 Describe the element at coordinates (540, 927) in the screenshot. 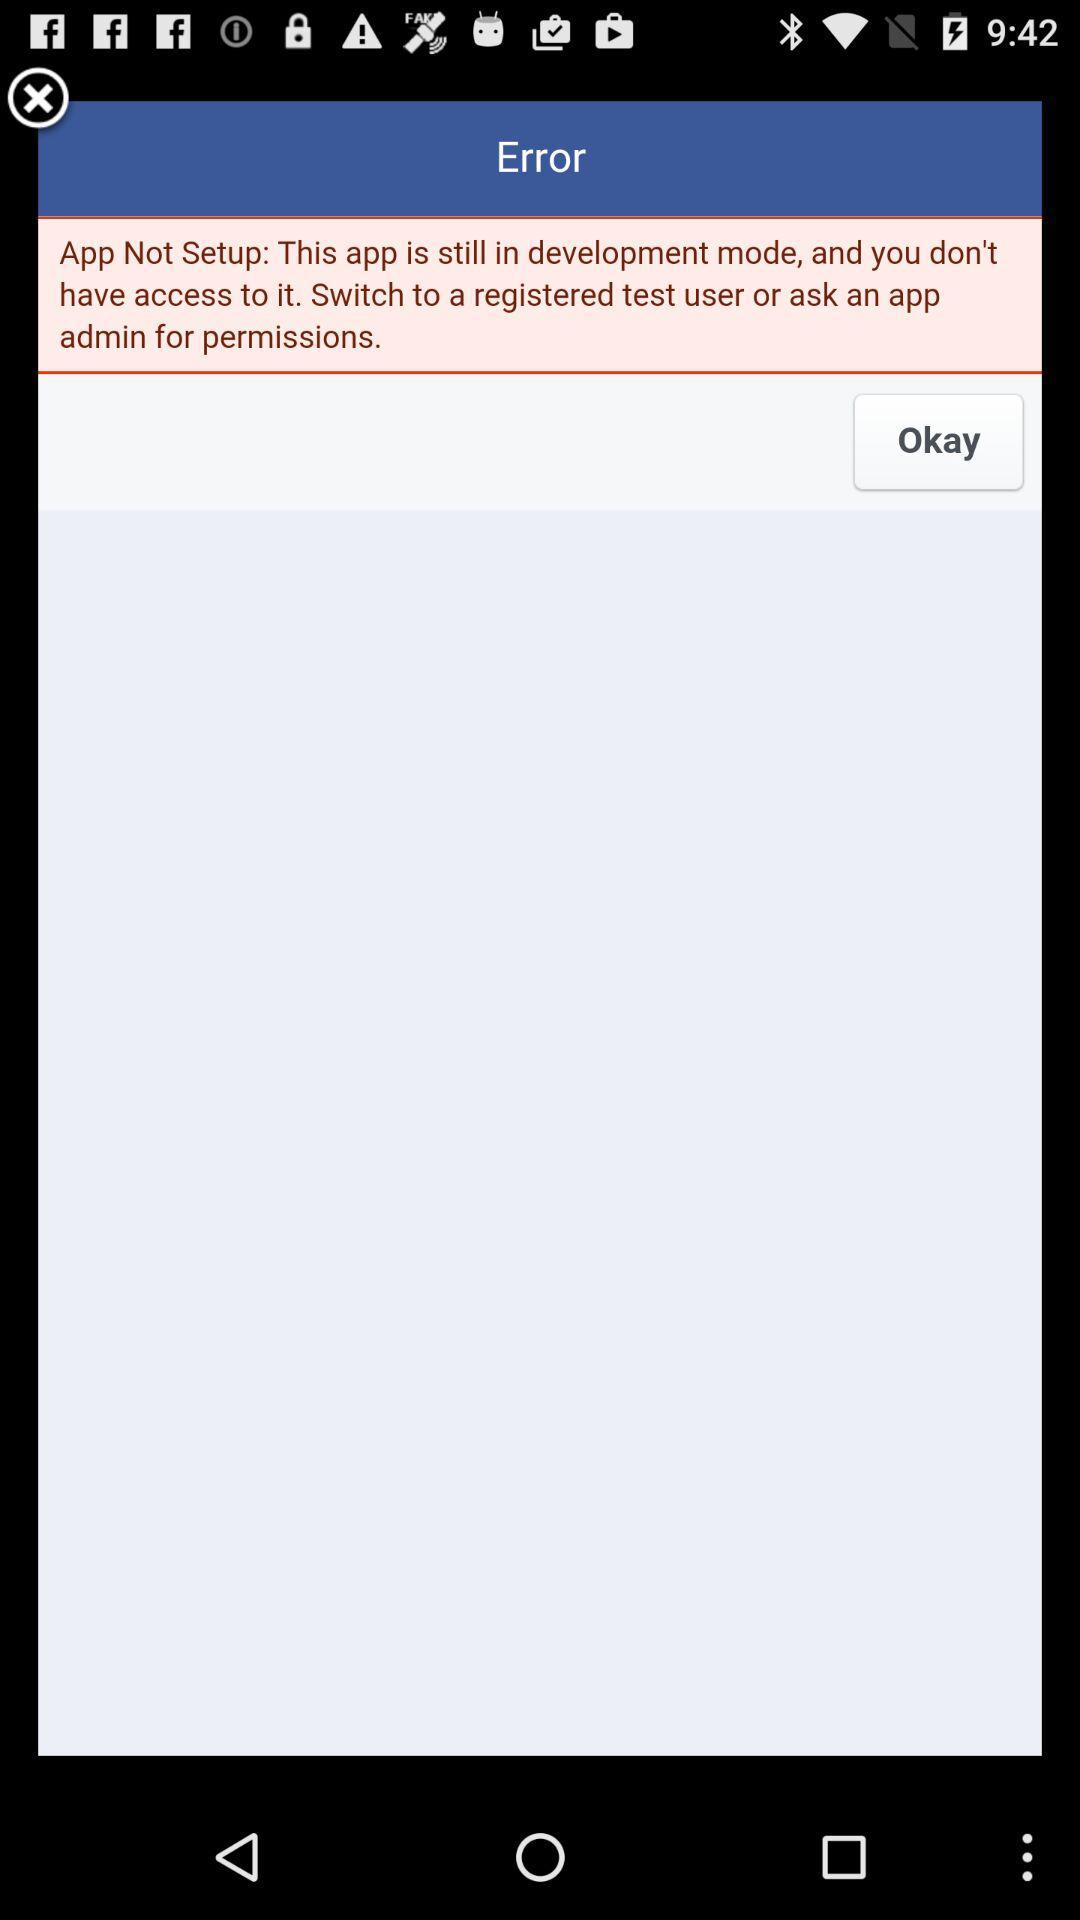

I see `error page` at that location.